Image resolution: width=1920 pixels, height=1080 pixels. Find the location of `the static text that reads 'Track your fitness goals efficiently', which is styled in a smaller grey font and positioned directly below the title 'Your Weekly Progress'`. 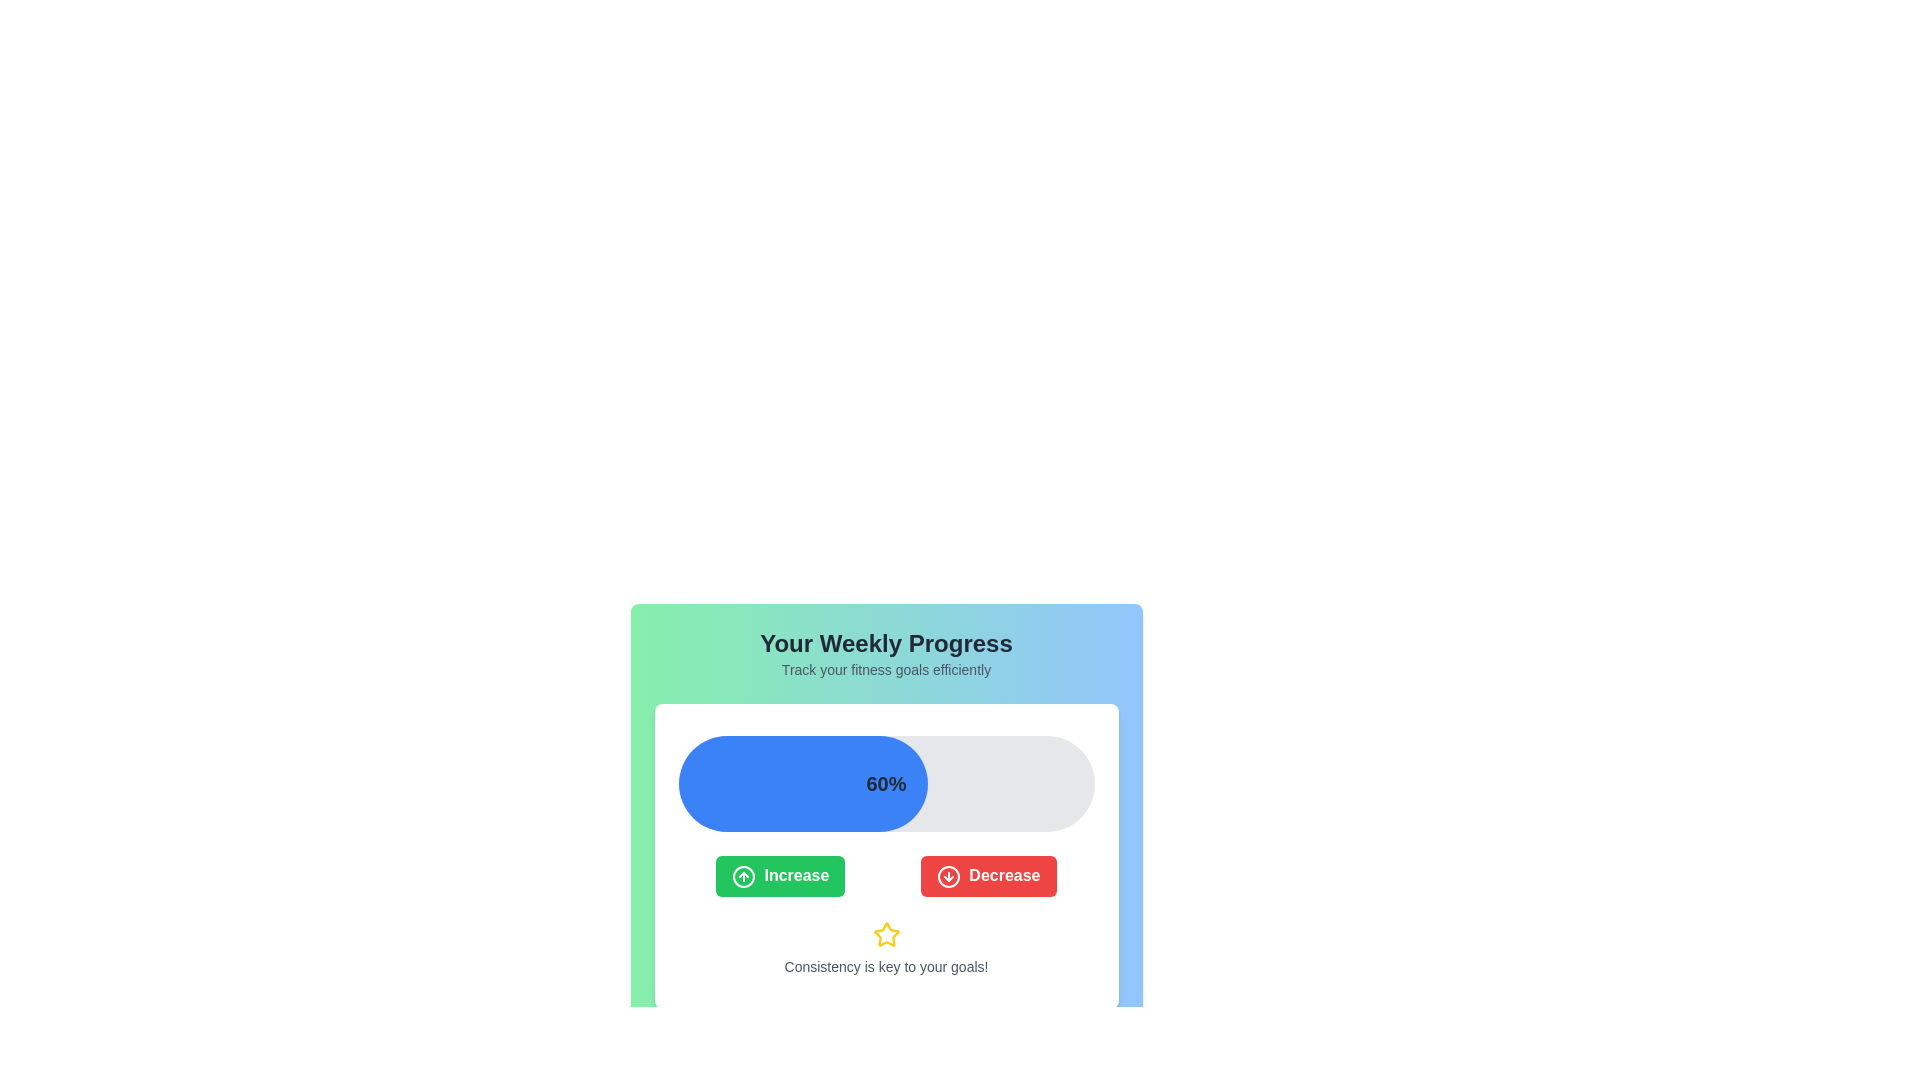

the static text that reads 'Track your fitness goals efficiently', which is styled in a smaller grey font and positioned directly below the title 'Your Weekly Progress' is located at coordinates (885, 670).